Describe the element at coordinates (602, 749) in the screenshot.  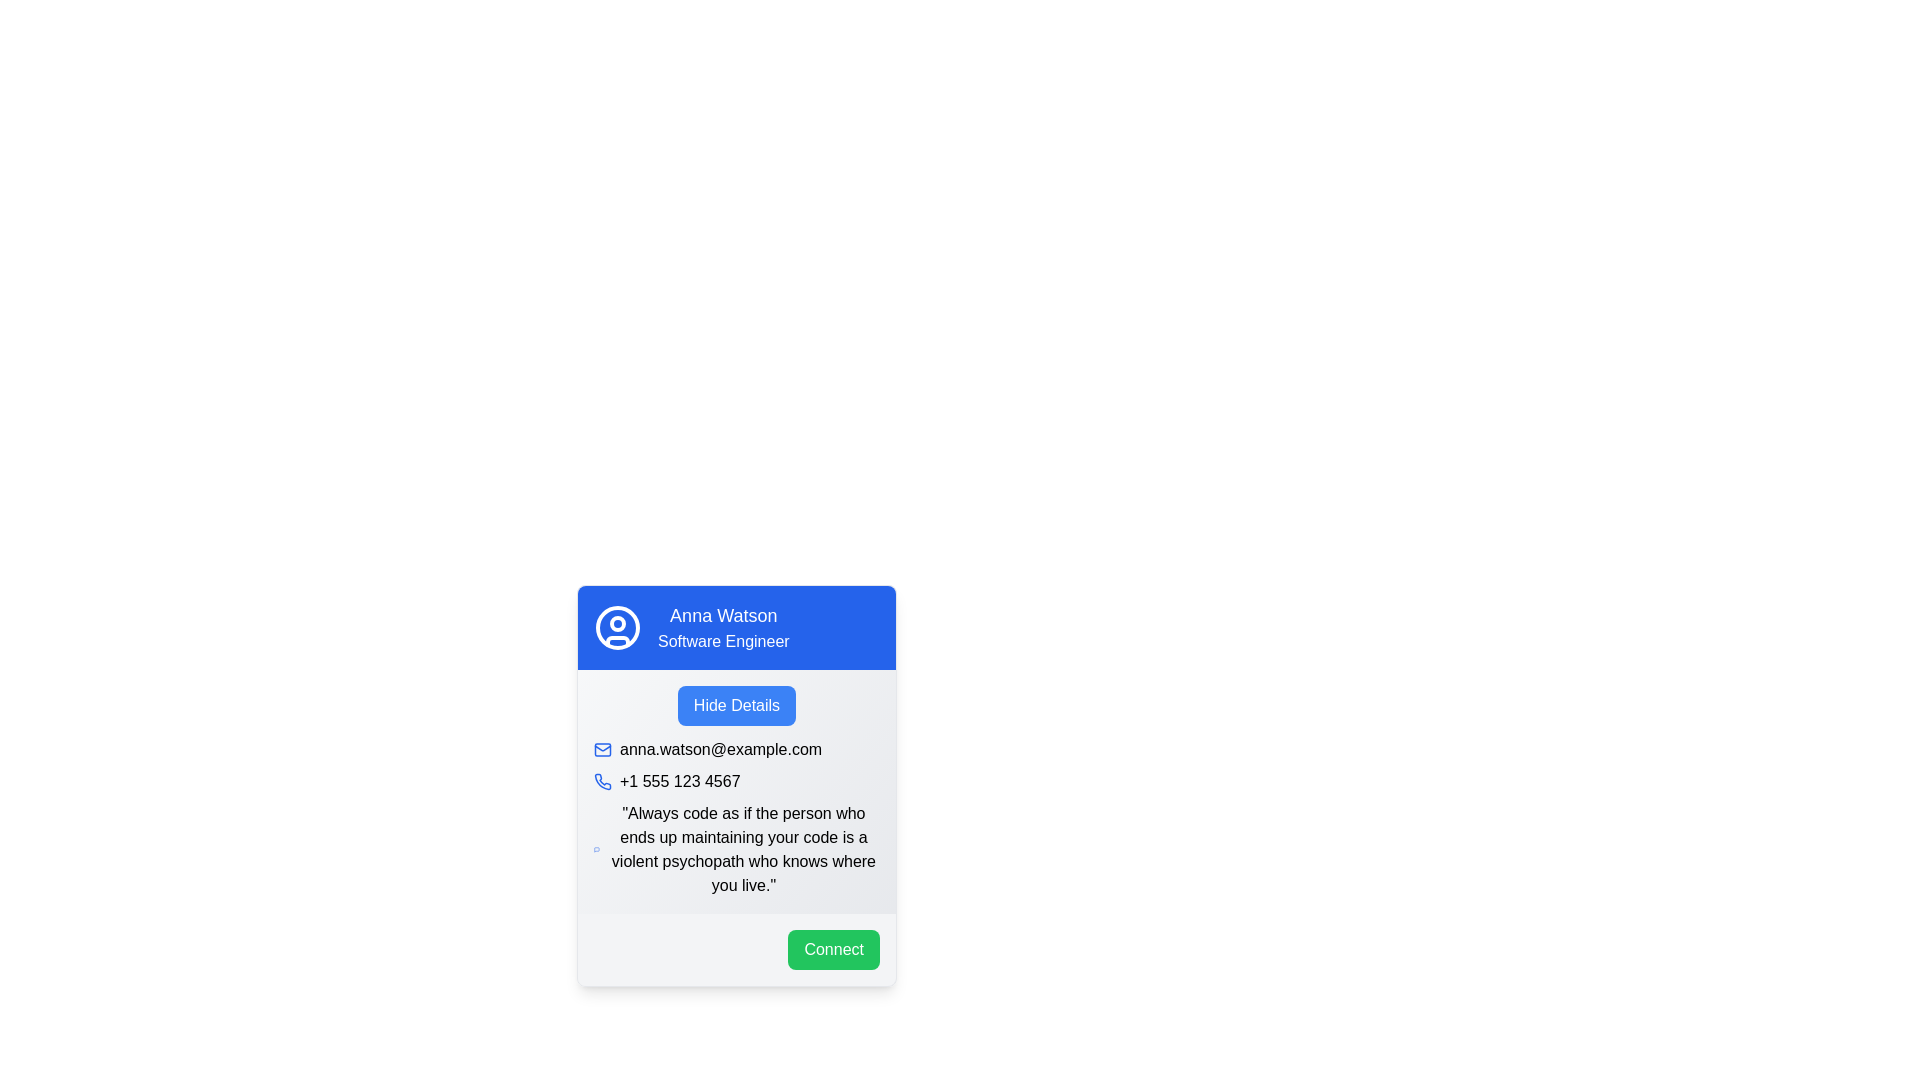
I see `the email icon, which is a white rectangle with rounded corners and a blue outline, located to the left of the email address 'anna.watson@example.com'` at that location.